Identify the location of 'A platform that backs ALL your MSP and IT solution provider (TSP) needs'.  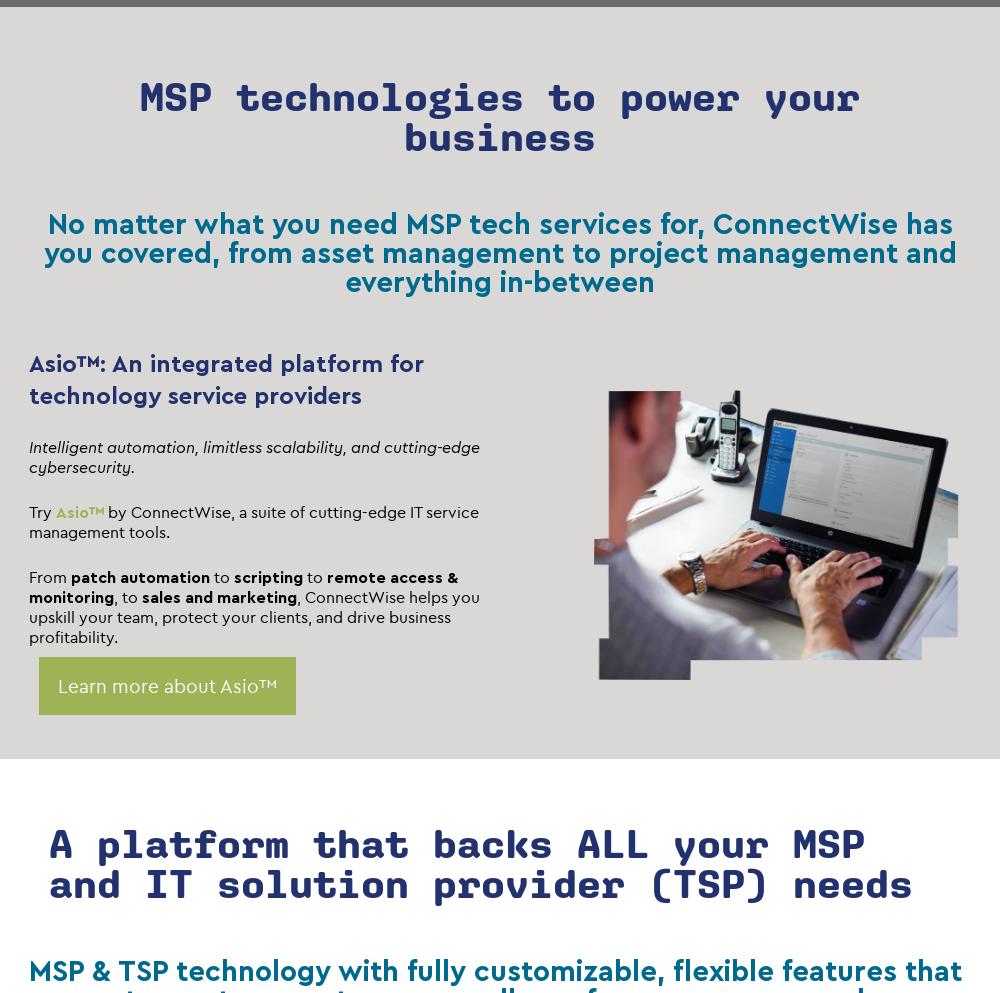
(480, 862).